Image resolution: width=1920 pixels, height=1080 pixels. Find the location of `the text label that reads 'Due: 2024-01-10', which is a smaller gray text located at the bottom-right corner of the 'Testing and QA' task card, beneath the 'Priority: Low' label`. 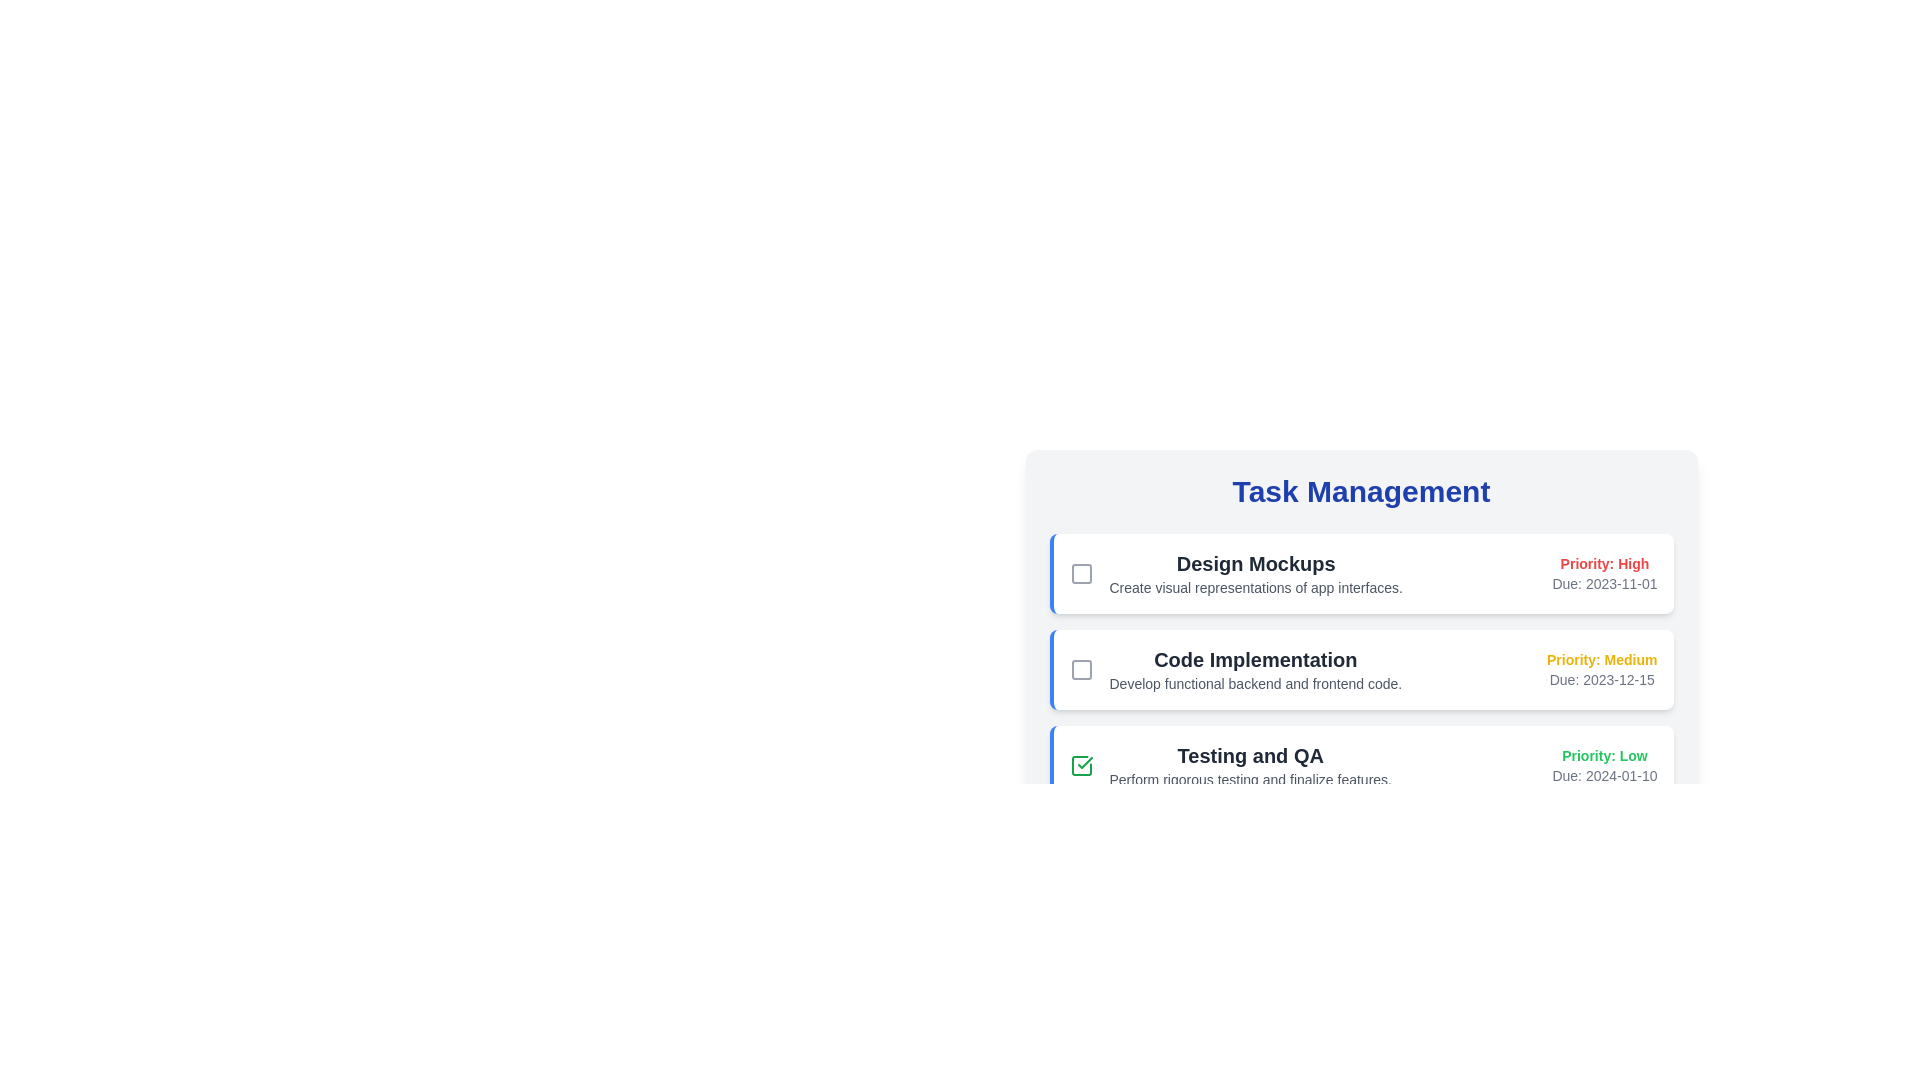

the text label that reads 'Due: 2024-01-10', which is a smaller gray text located at the bottom-right corner of the 'Testing and QA' task card, beneath the 'Priority: Low' label is located at coordinates (1604, 774).